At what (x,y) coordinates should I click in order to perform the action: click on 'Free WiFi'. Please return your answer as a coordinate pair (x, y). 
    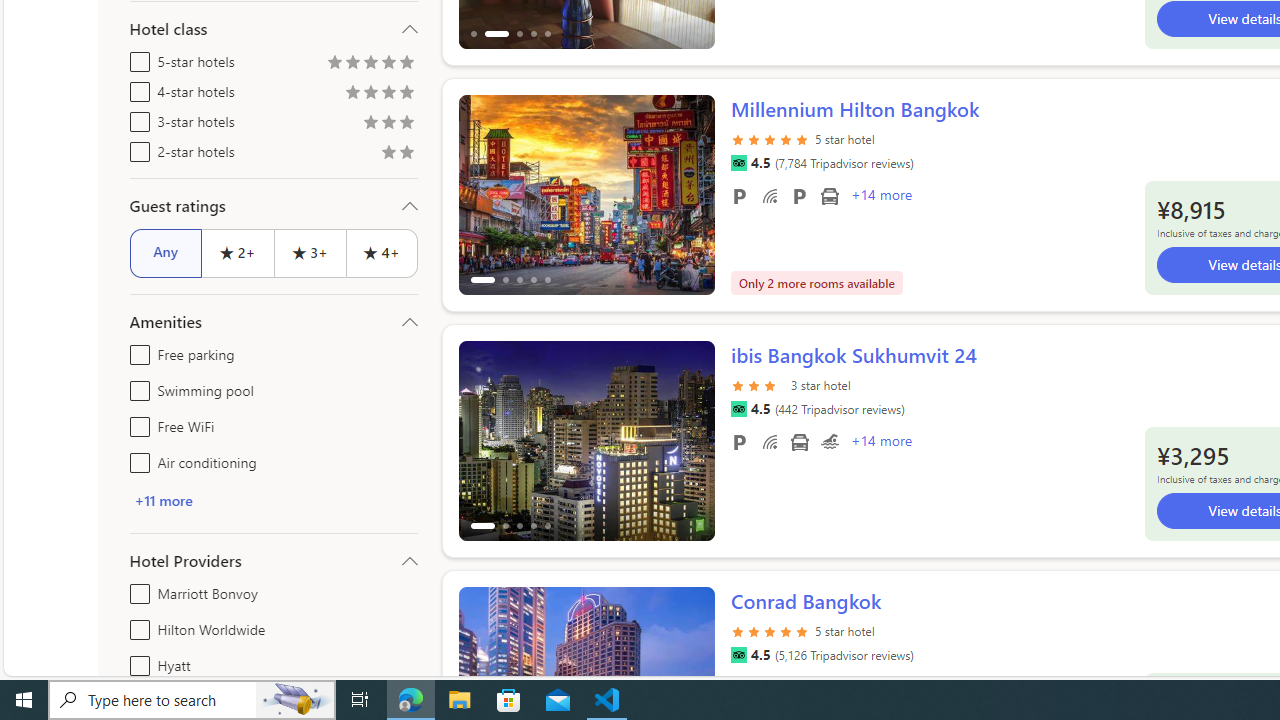
    Looking at the image, I should click on (135, 422).